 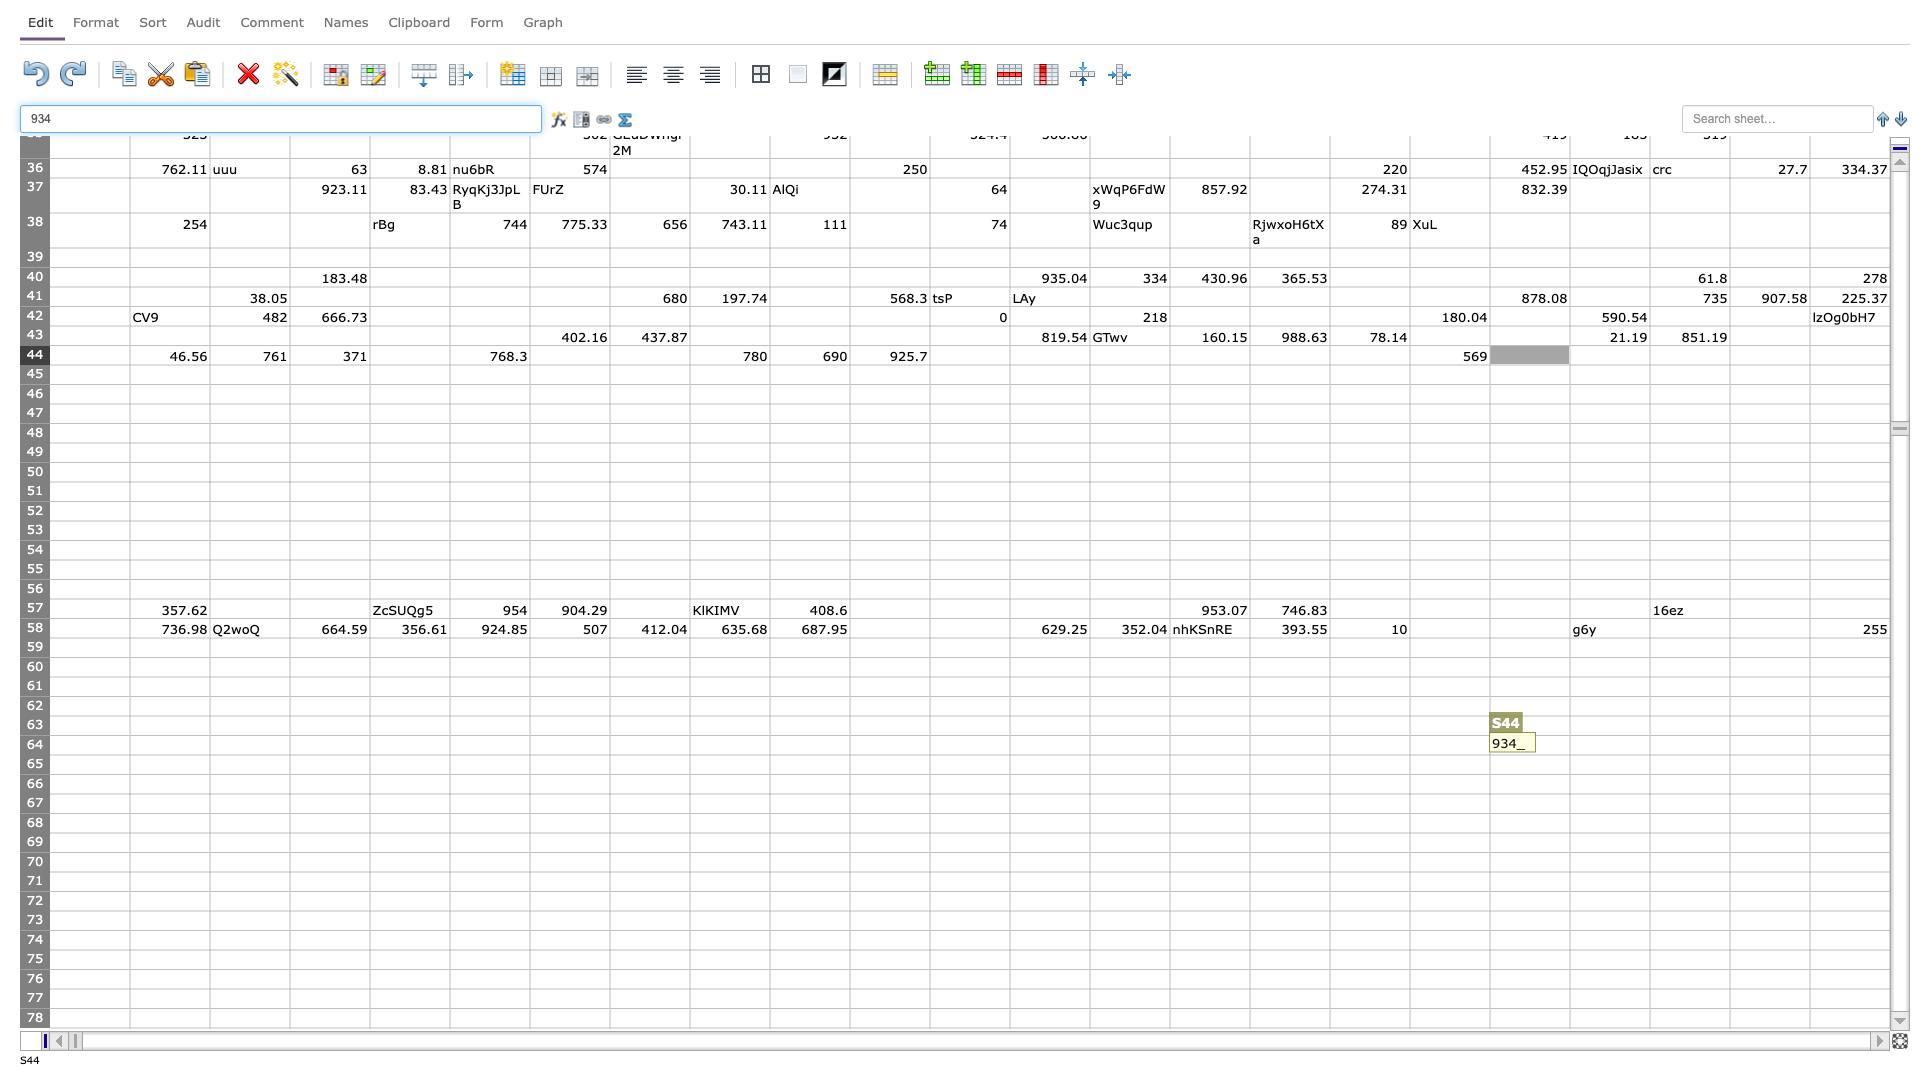 I want to click on Place cursor on fill handle point of U64, so click(x=1728, y=755).